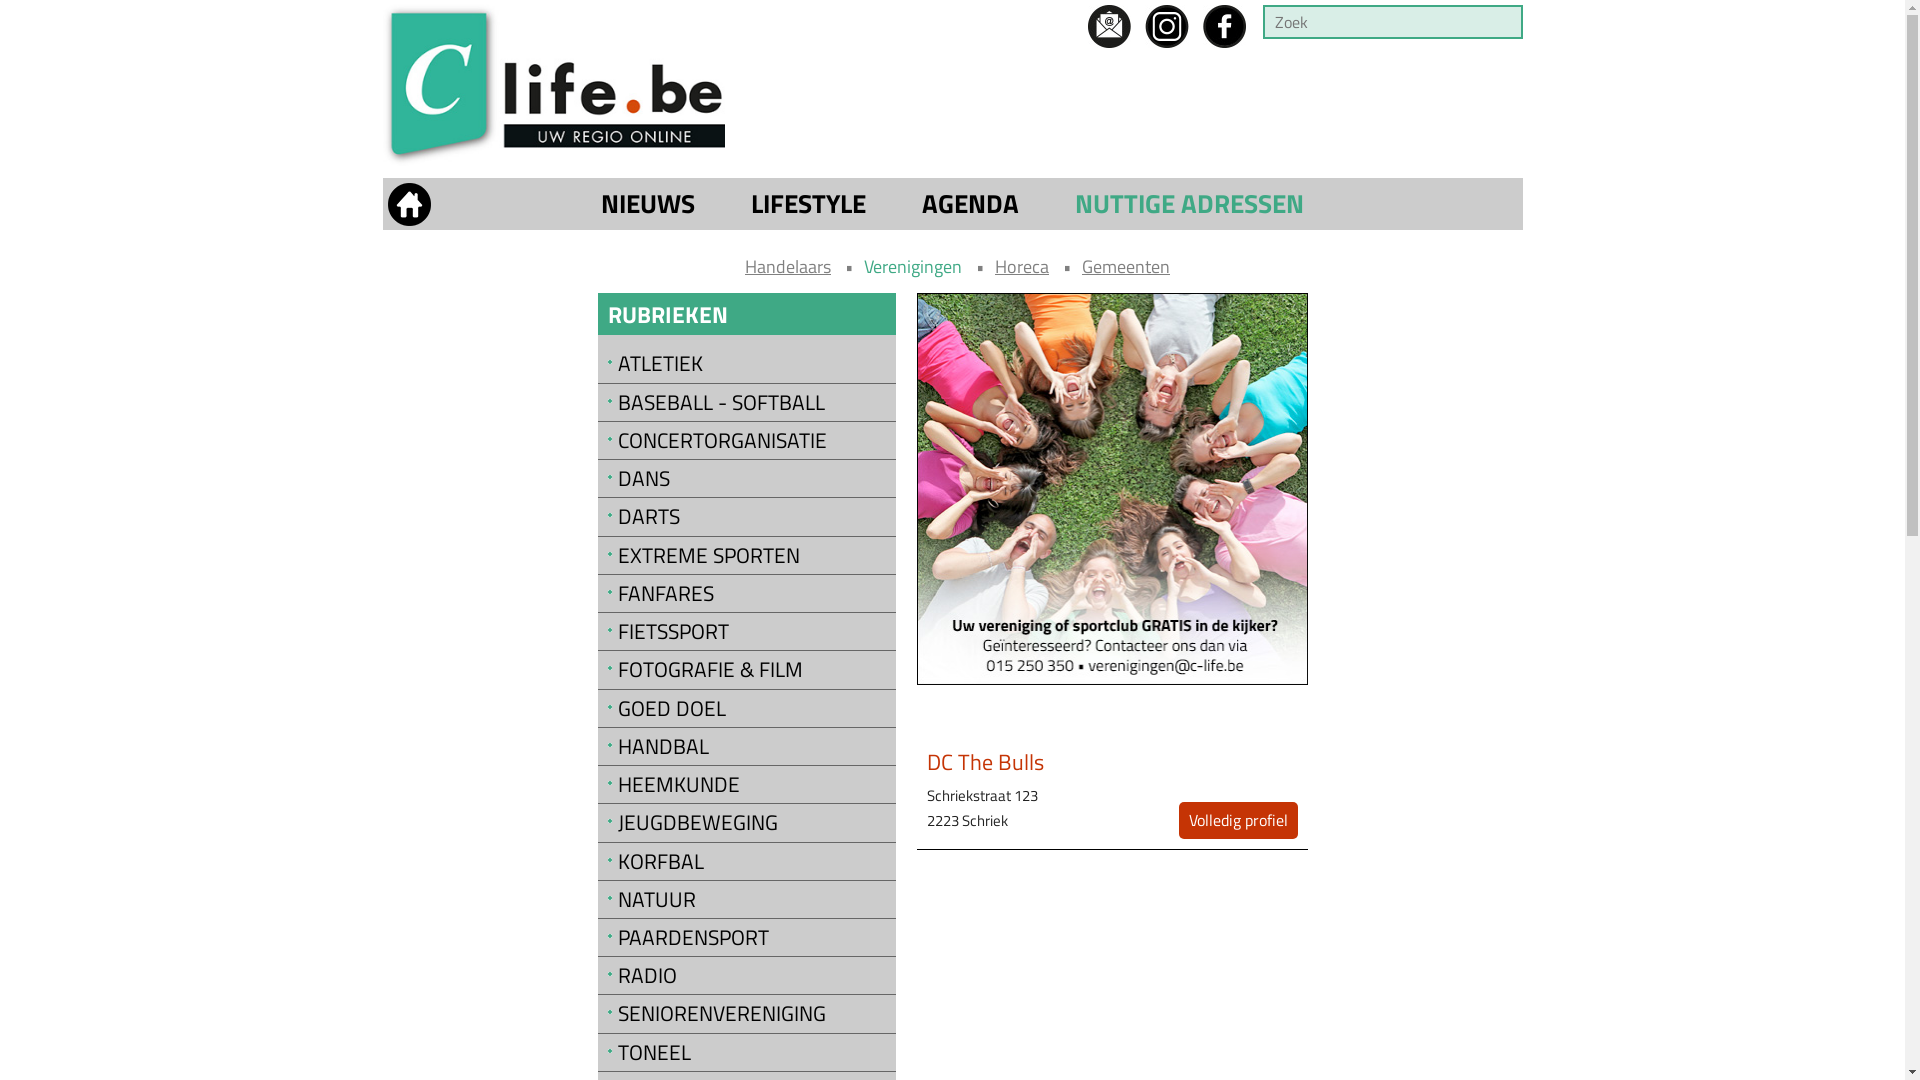  Describe the element at coordinates (751, 937) in the screenshot. I see `'PAARDENSPORT'` at that location.